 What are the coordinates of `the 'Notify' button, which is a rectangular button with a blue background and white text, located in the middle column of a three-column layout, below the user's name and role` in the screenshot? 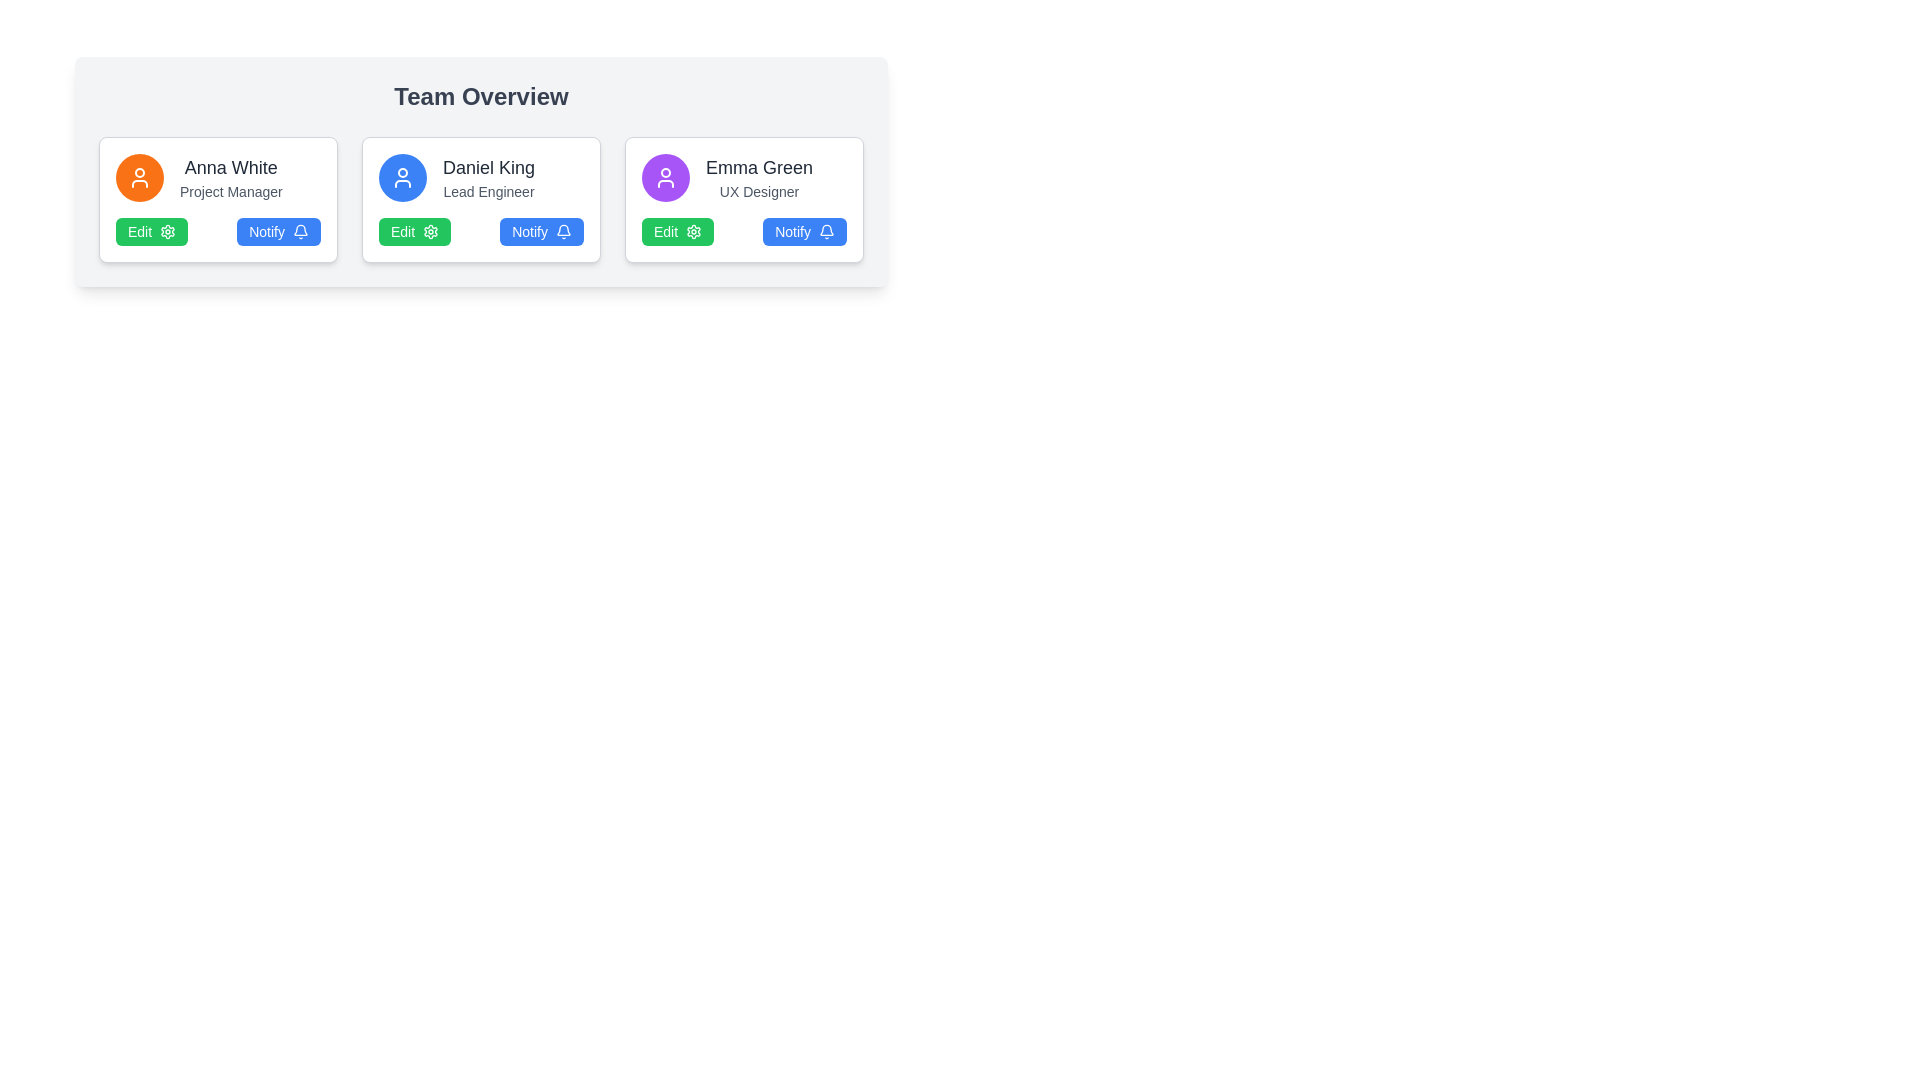 It's located at (278, 230).